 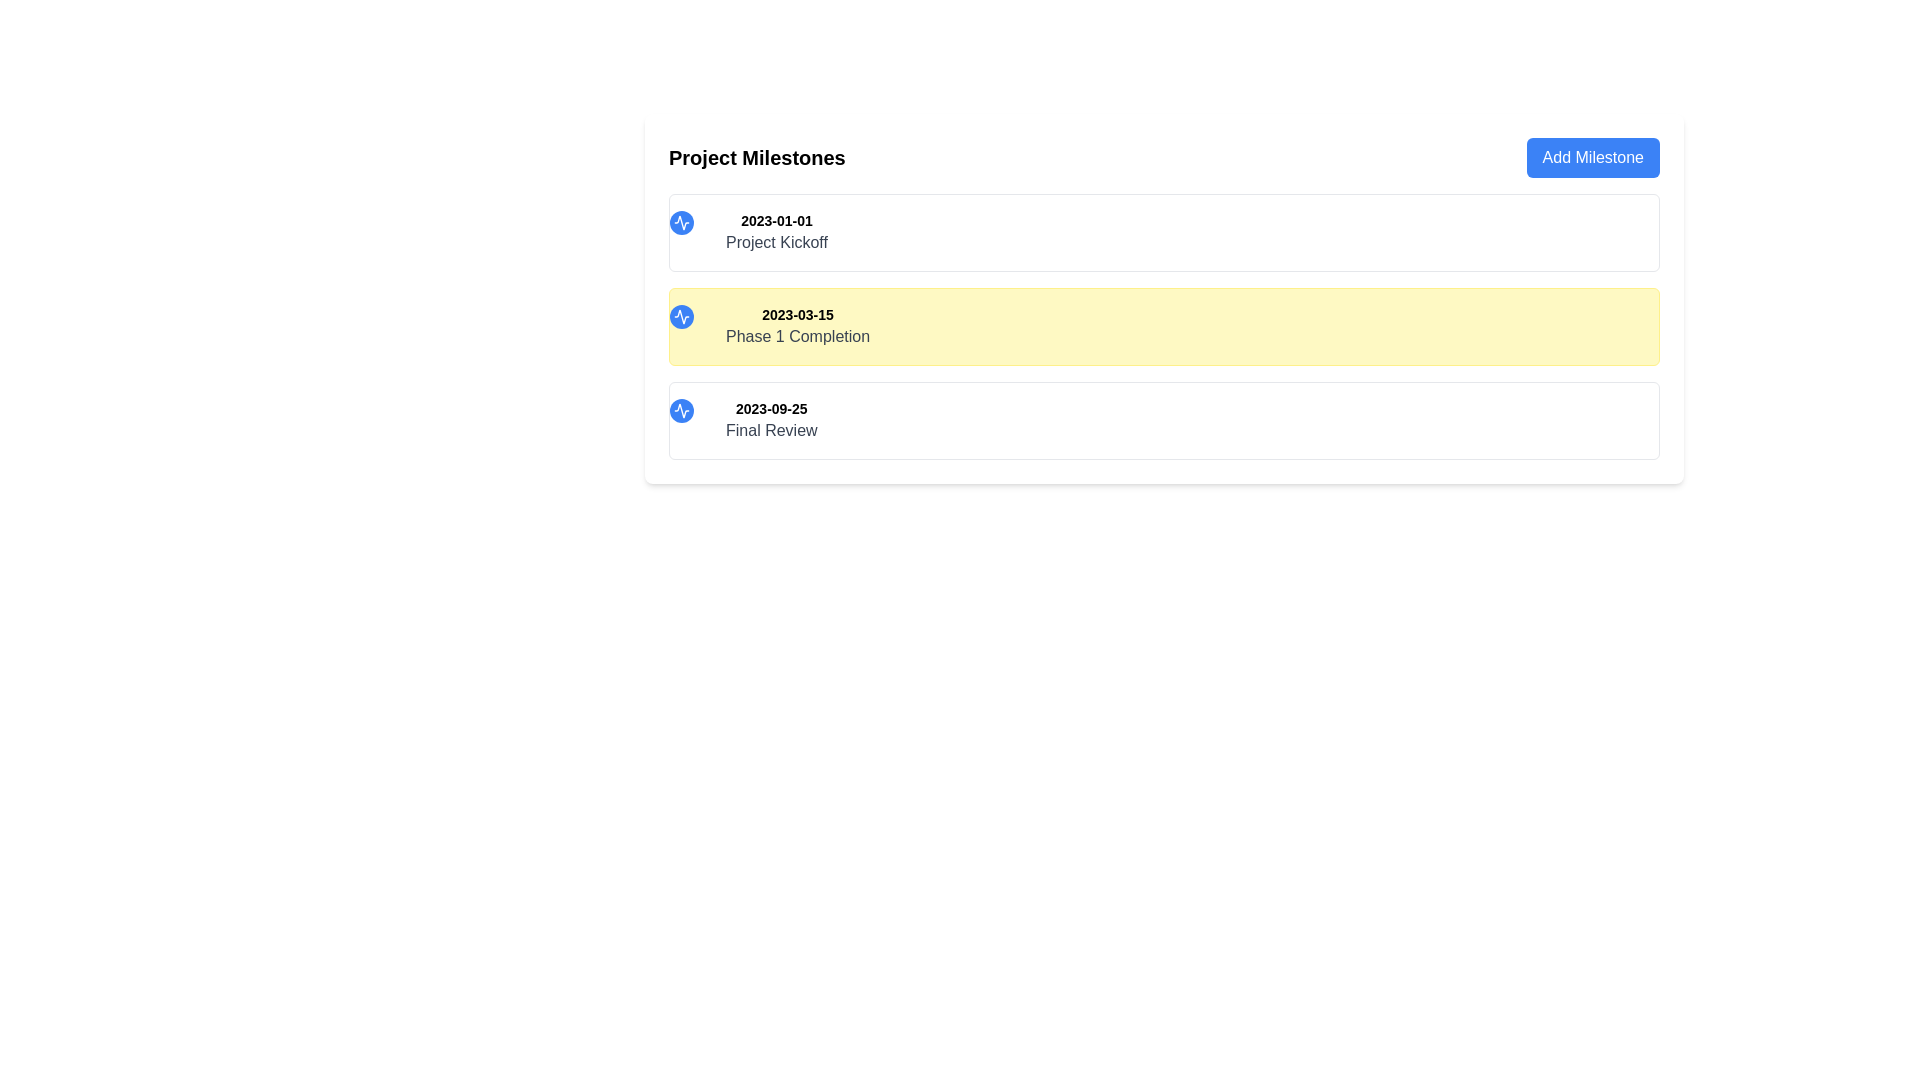 What do you see at coordinates (681, 410) in the screenshot?
I see `the SVG icon embedded within a circular background that serves as a visual identifier for the first milestone entry under the 'Project Milestones' list, located to the left of the text '2023-01-01 Project Kickoff'` at bounding box center [681, 410].